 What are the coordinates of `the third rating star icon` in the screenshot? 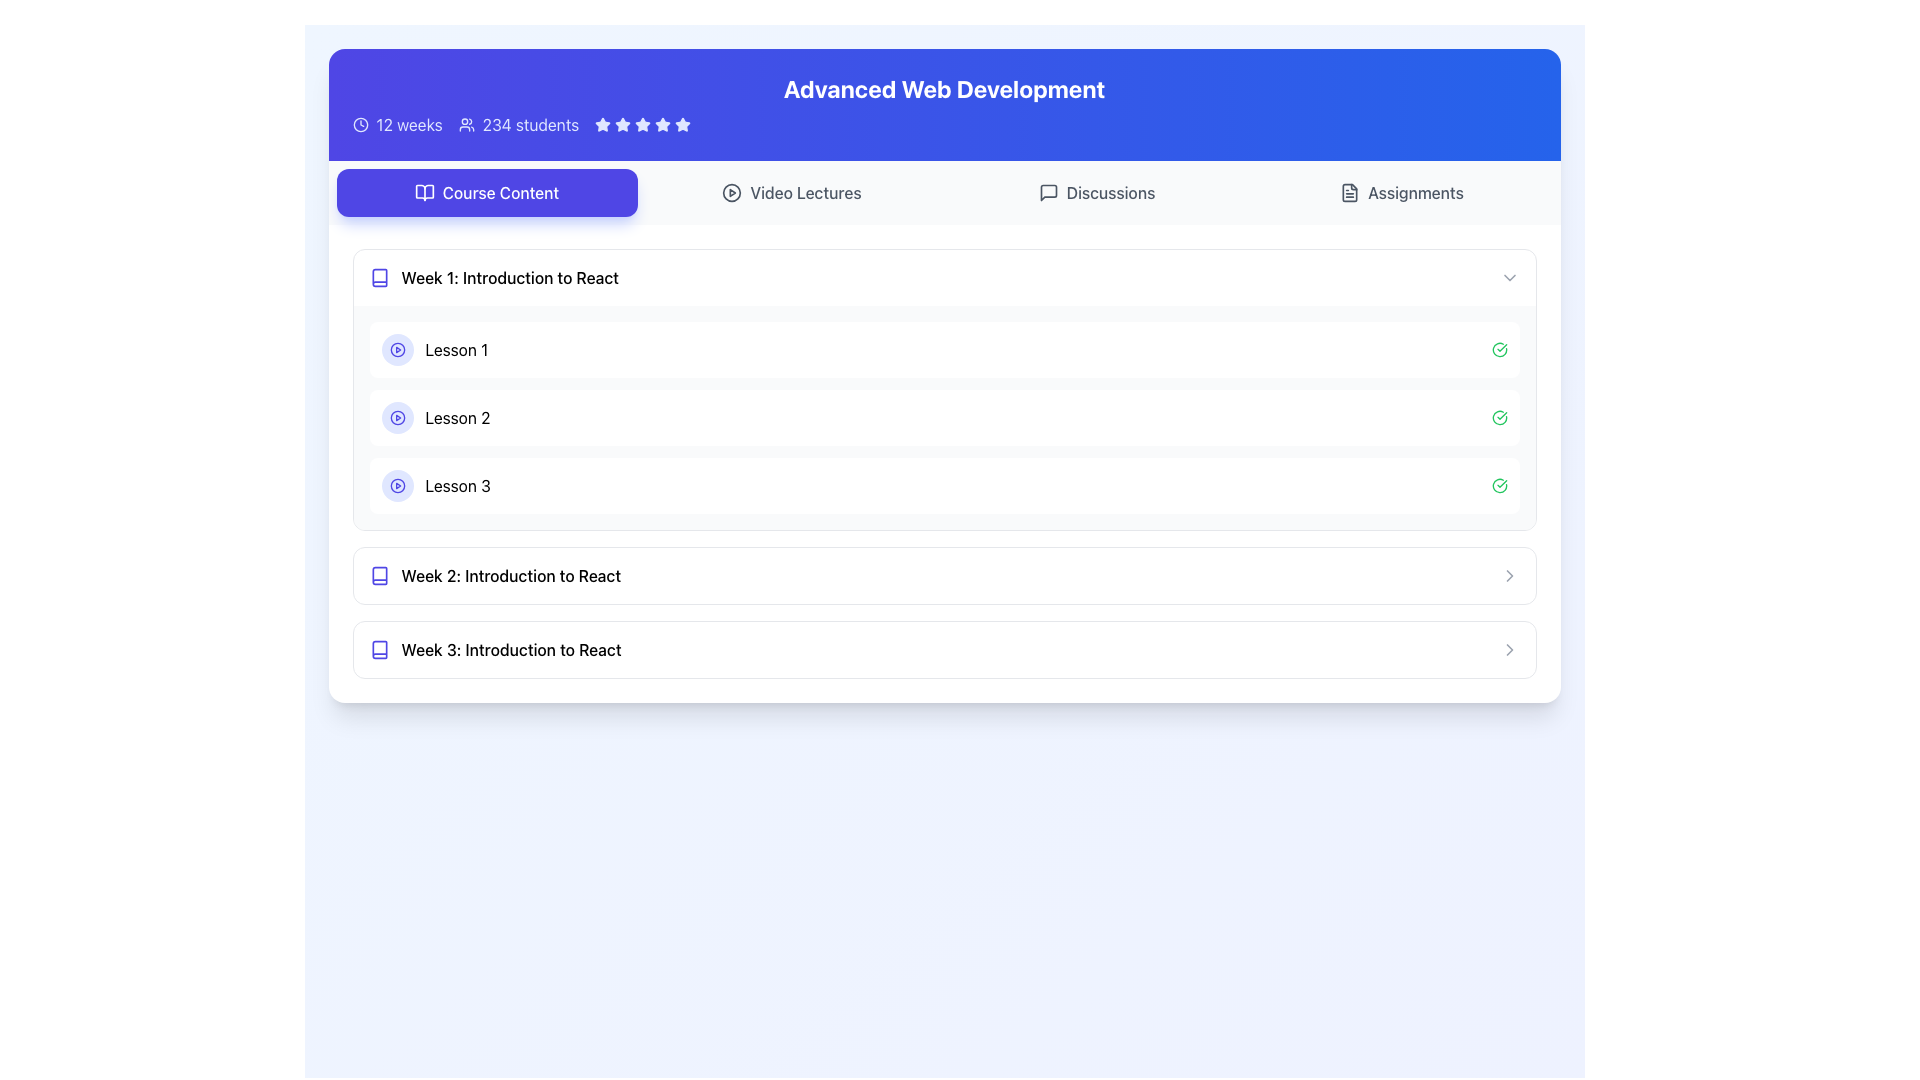 It's located at (622, 124).